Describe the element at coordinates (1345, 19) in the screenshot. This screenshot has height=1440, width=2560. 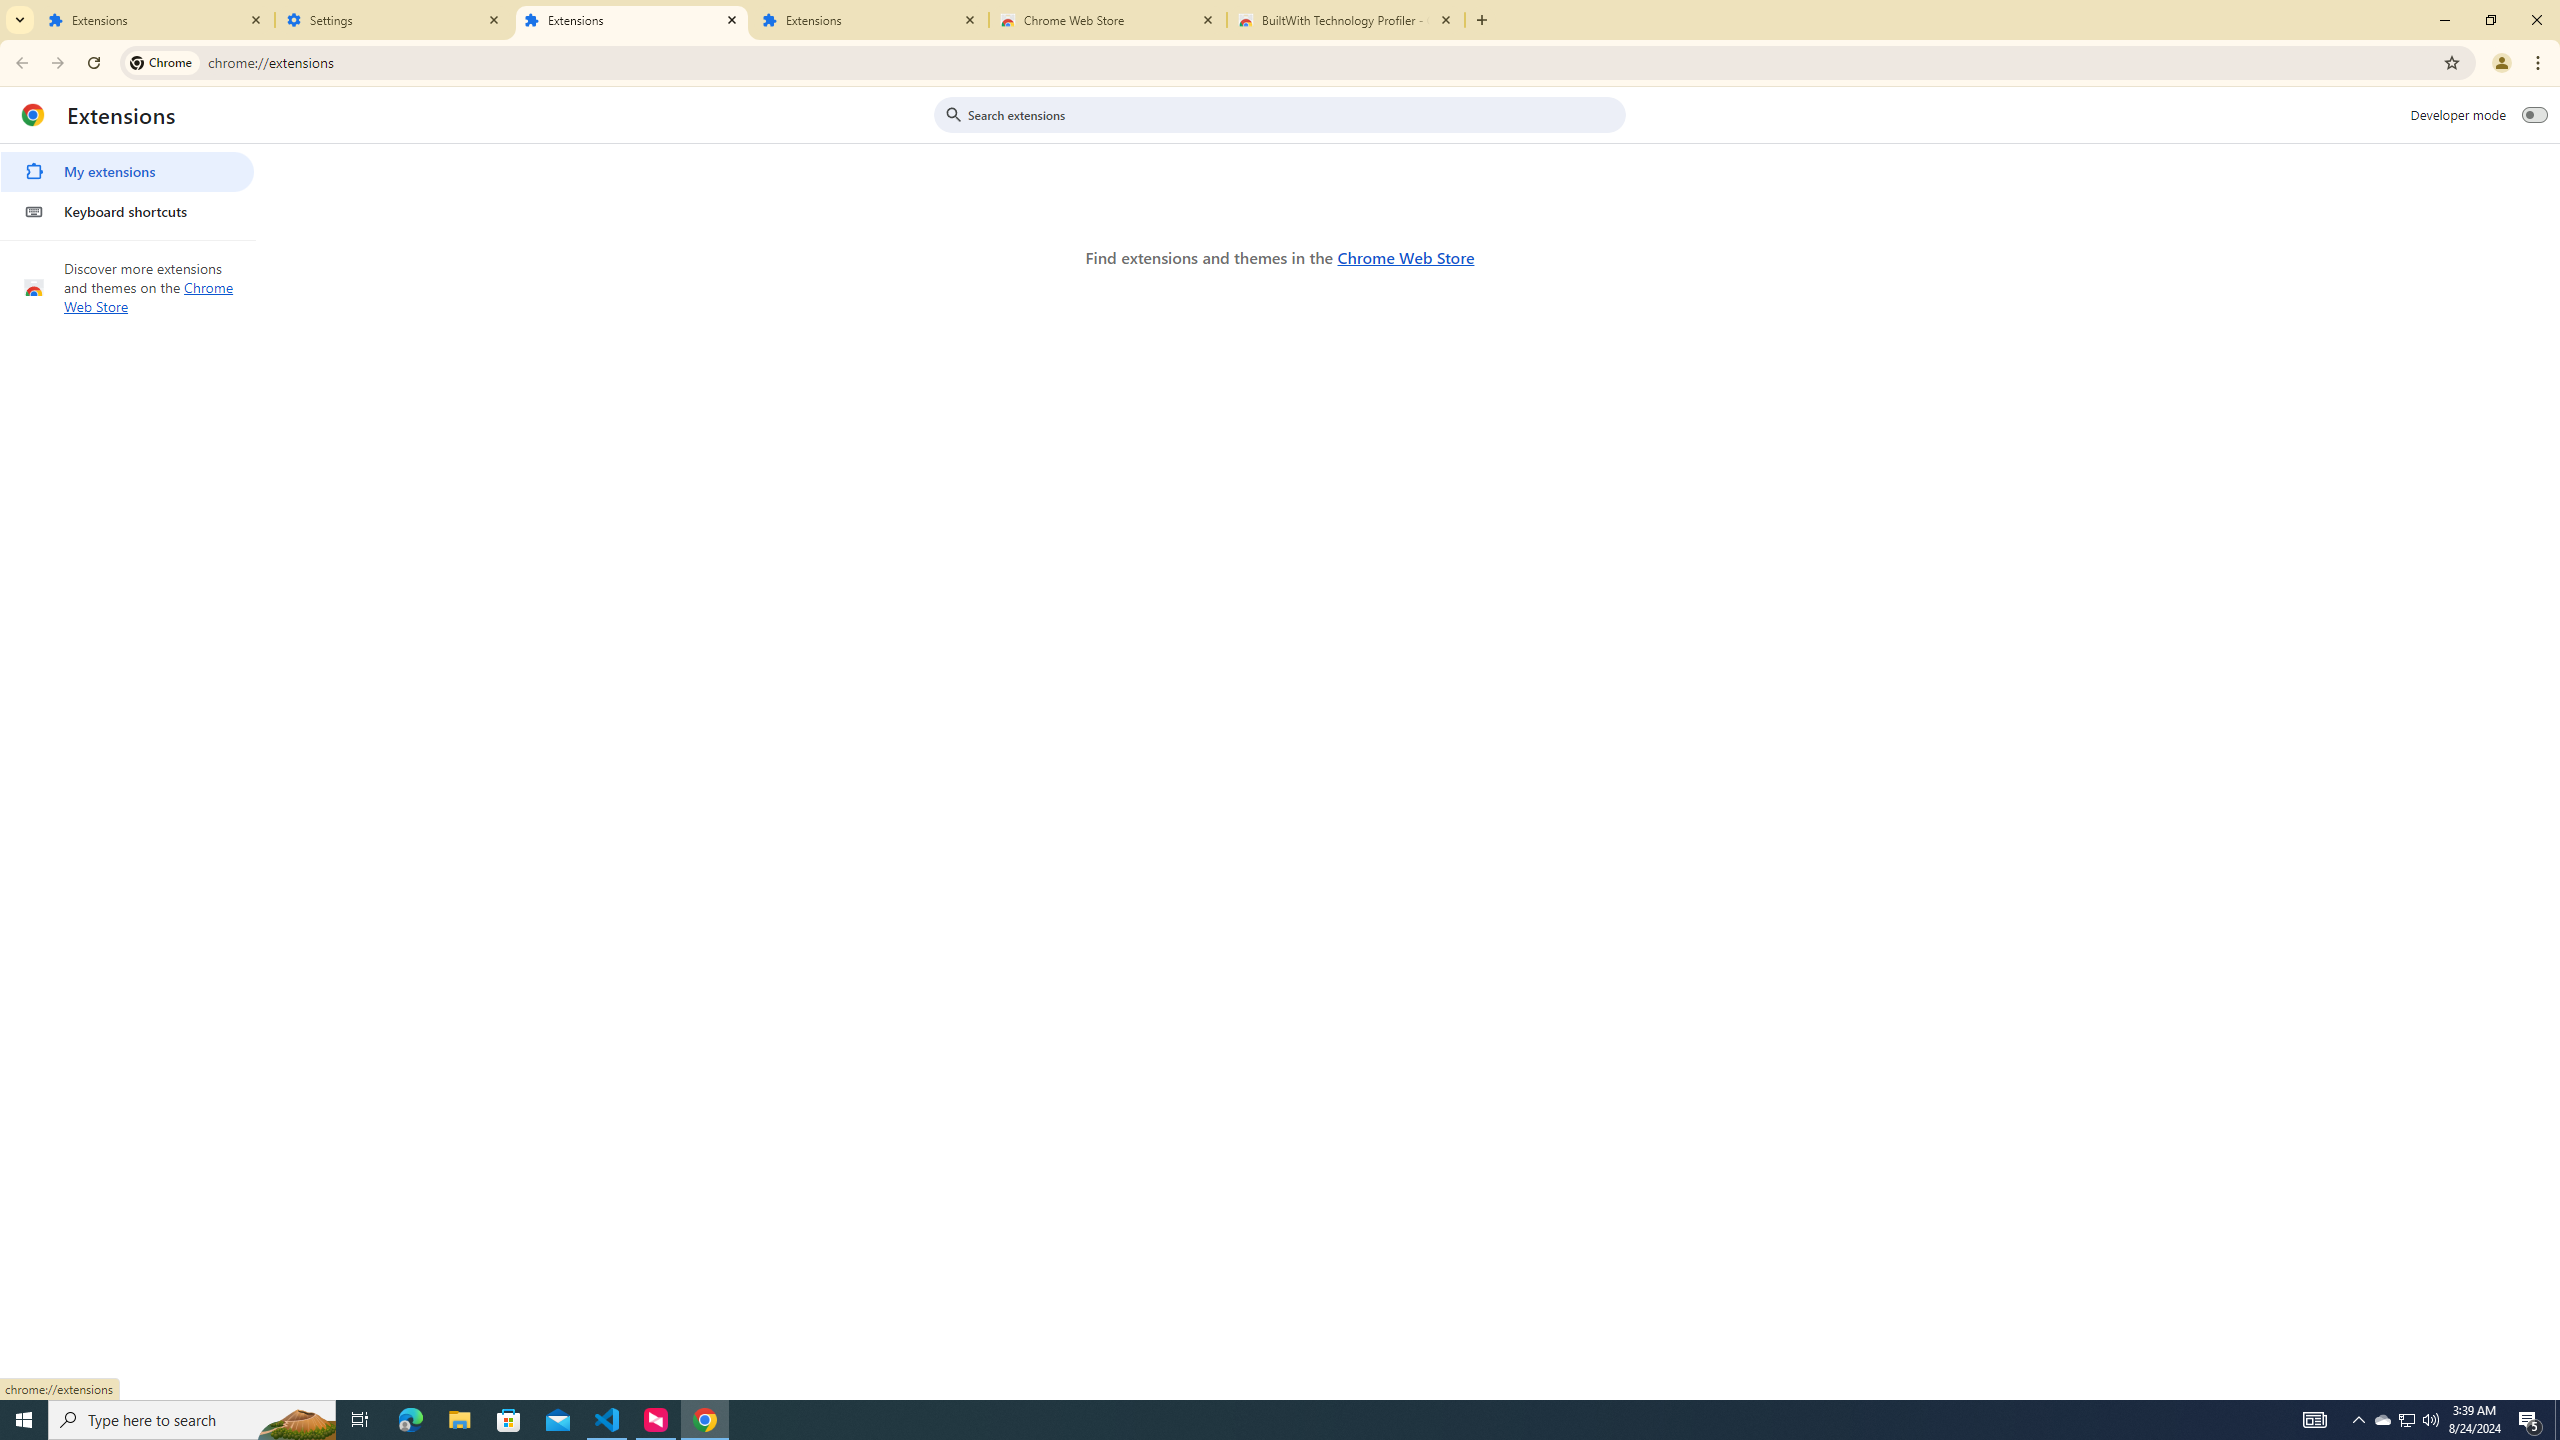
I see `'BuiltWith Technology Profiler - Chrome Web Store'` at that location.